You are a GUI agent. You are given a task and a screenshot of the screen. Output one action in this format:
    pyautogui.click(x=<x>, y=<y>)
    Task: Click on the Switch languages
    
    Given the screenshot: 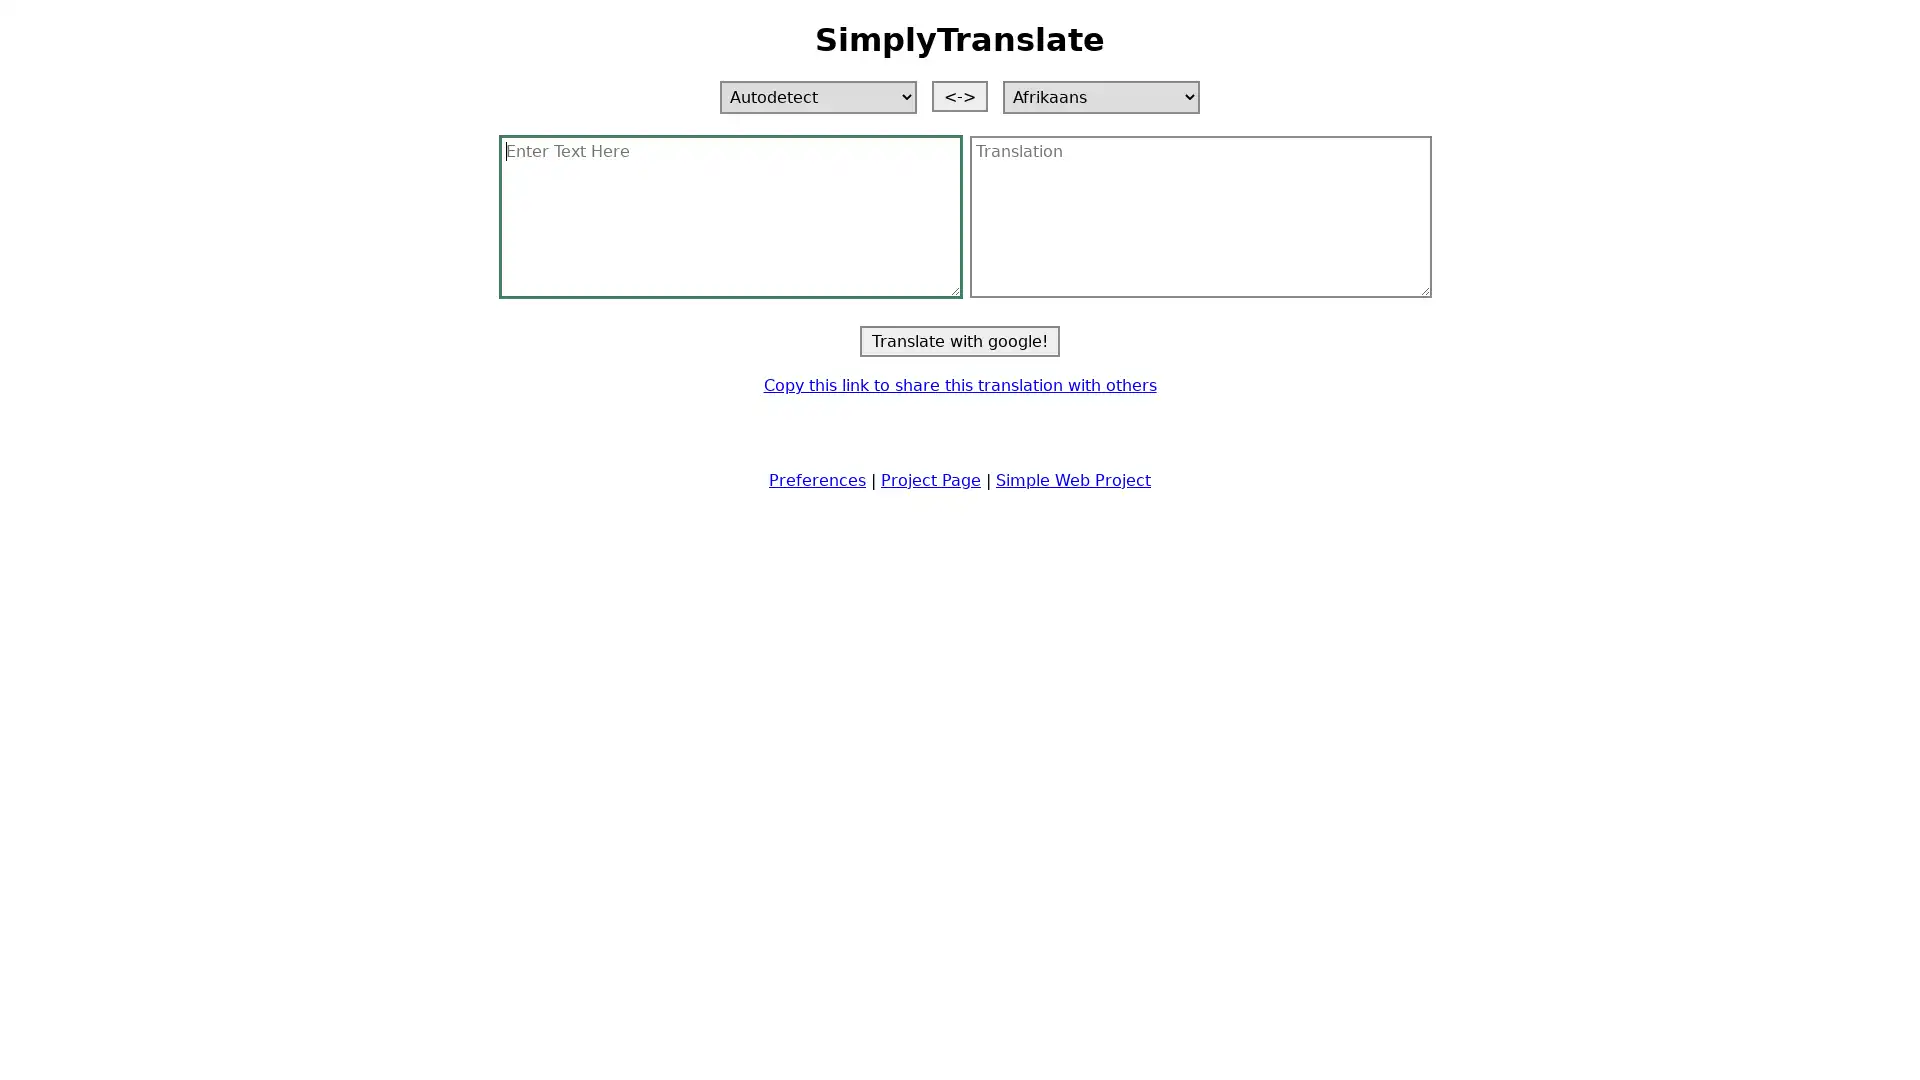 What is the action you would take?
    pyautogui.click(x=960, y=95)
    